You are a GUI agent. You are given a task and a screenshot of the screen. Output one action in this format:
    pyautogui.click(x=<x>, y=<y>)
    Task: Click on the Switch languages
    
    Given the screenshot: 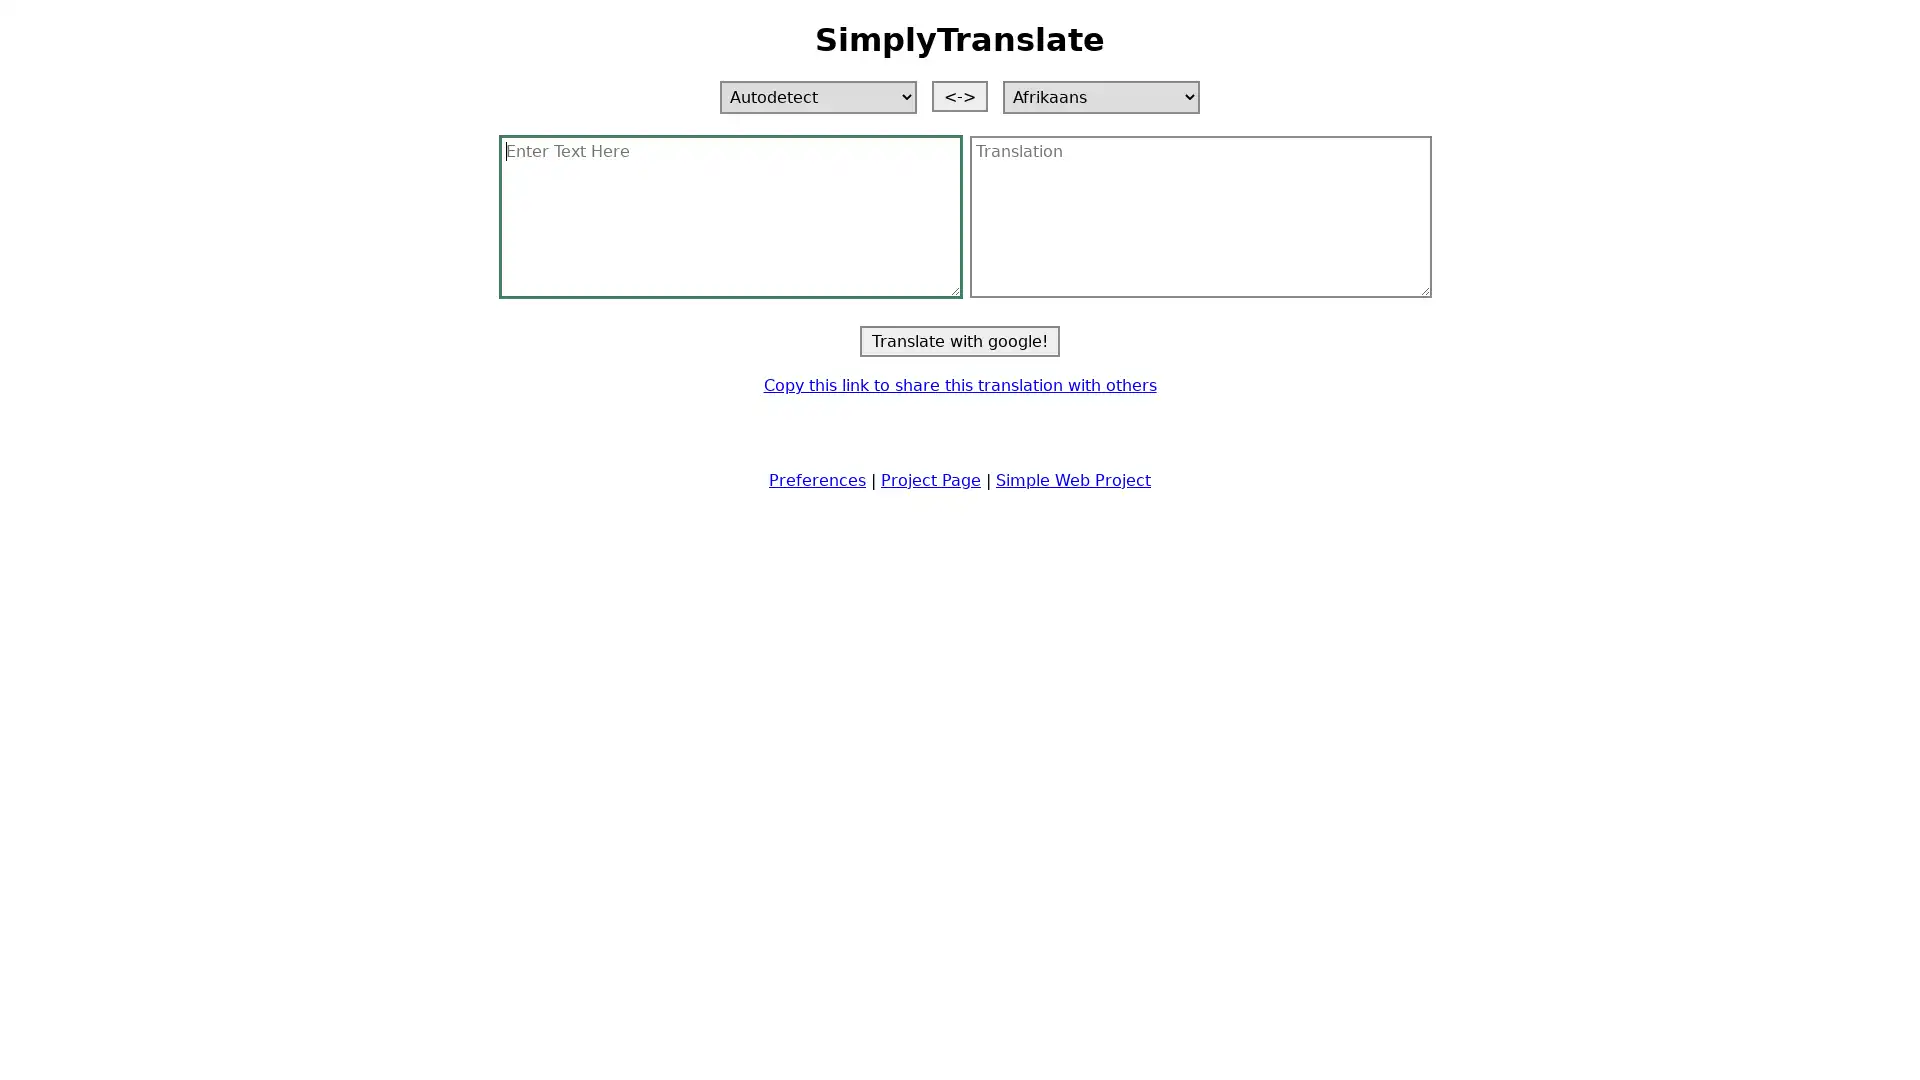 What is the action you would take?
    pyautogui.click(x=960, y=95)
    